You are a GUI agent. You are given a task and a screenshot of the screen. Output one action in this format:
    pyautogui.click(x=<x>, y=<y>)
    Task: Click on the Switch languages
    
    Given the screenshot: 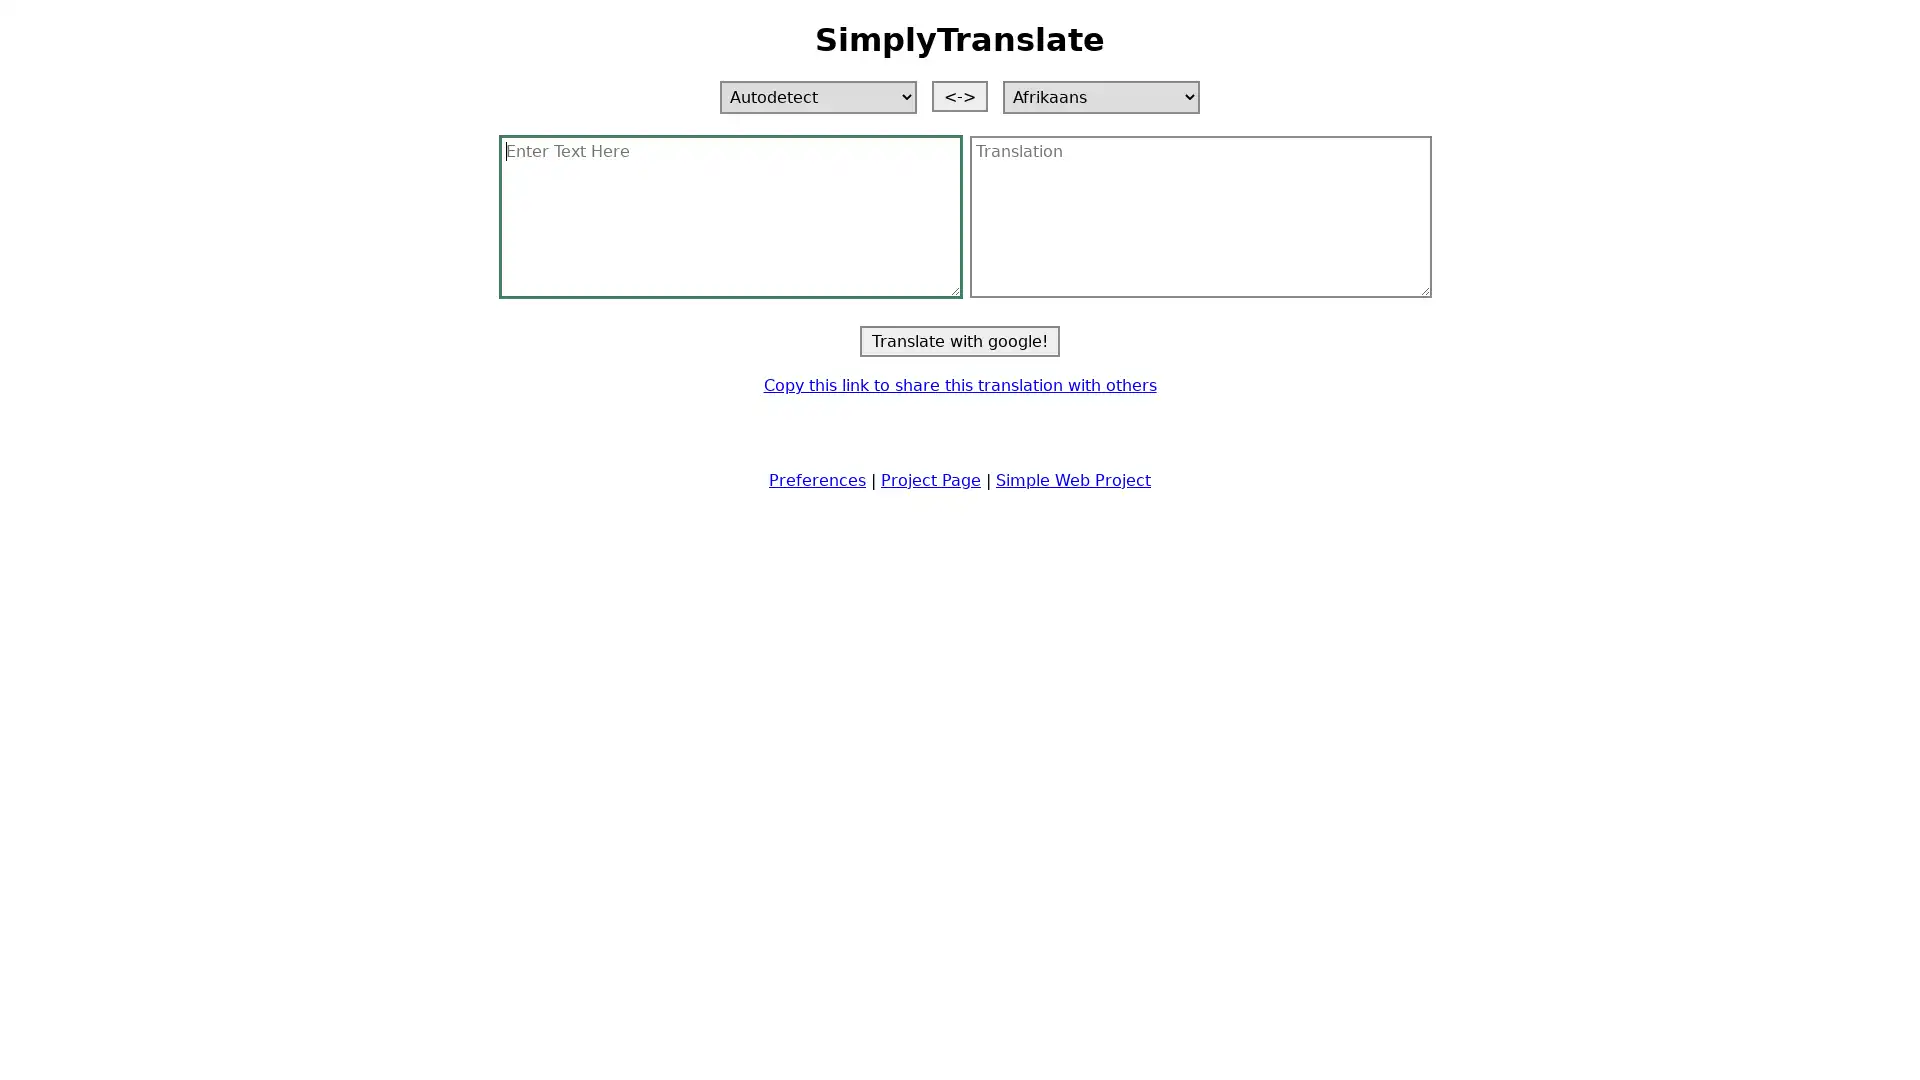 What is the action you would take?
    pyautogui.click(x=960, y=95)
    